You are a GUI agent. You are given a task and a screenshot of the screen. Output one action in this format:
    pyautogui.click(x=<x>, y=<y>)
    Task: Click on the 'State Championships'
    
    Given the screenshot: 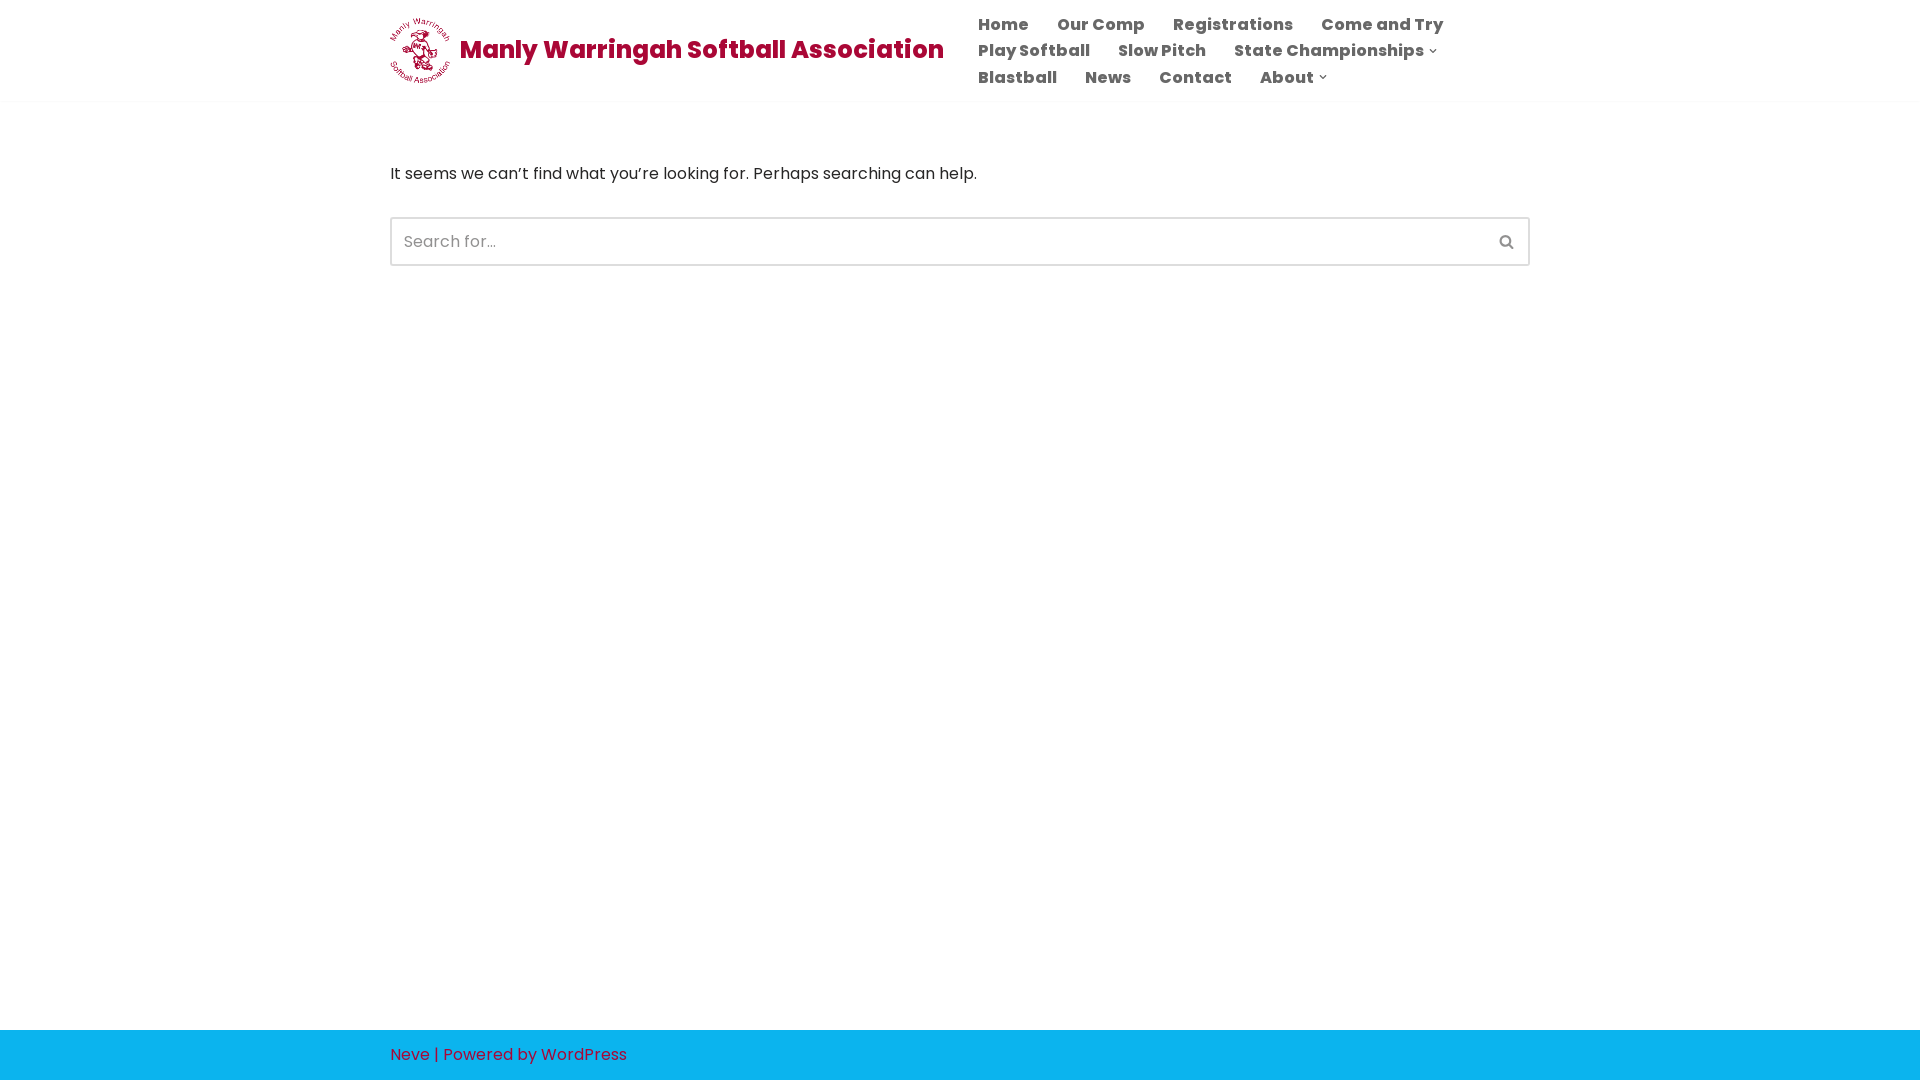 What is the action you would take?
    pyautogui.click(x=1329, y=49)
    